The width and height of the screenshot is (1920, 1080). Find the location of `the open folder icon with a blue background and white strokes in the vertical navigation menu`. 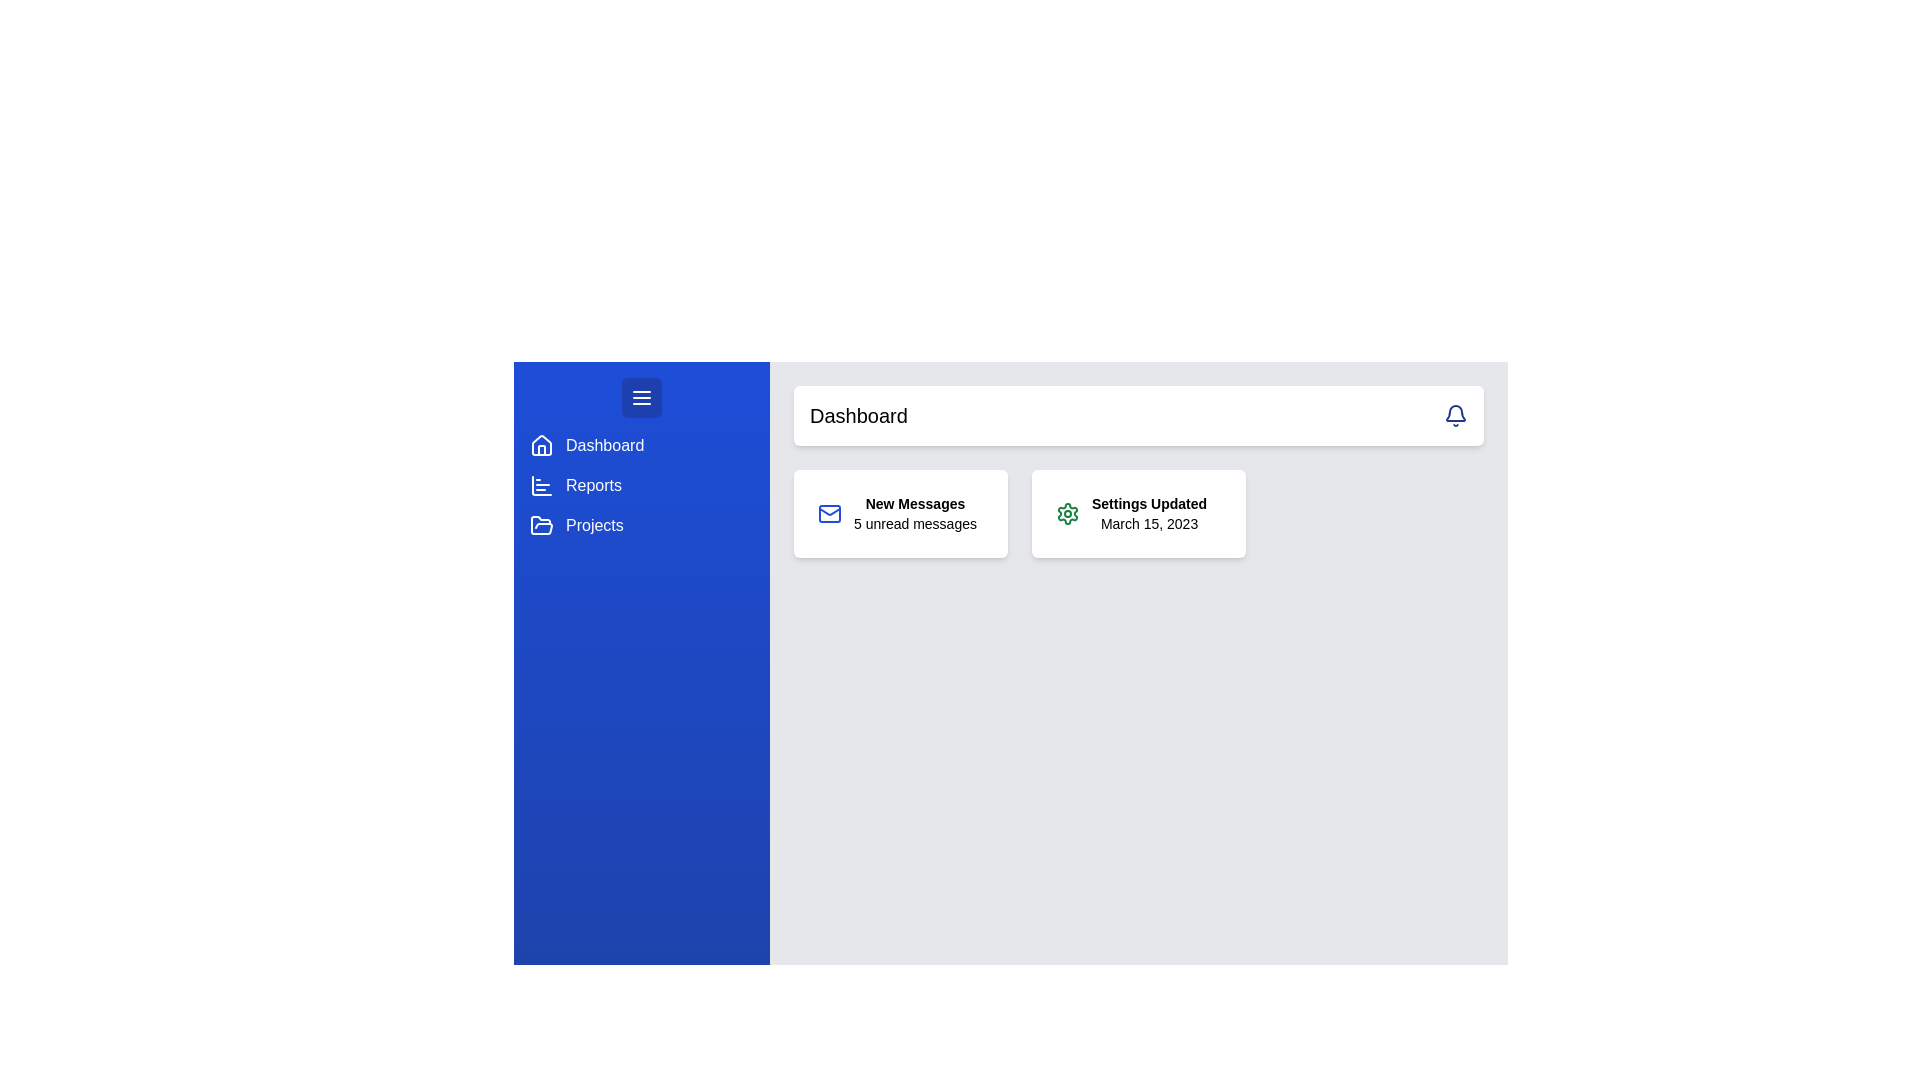

the open folder icon with a blue background and white strokes in the vertical navigation menu is located at coordinates (542, 524).